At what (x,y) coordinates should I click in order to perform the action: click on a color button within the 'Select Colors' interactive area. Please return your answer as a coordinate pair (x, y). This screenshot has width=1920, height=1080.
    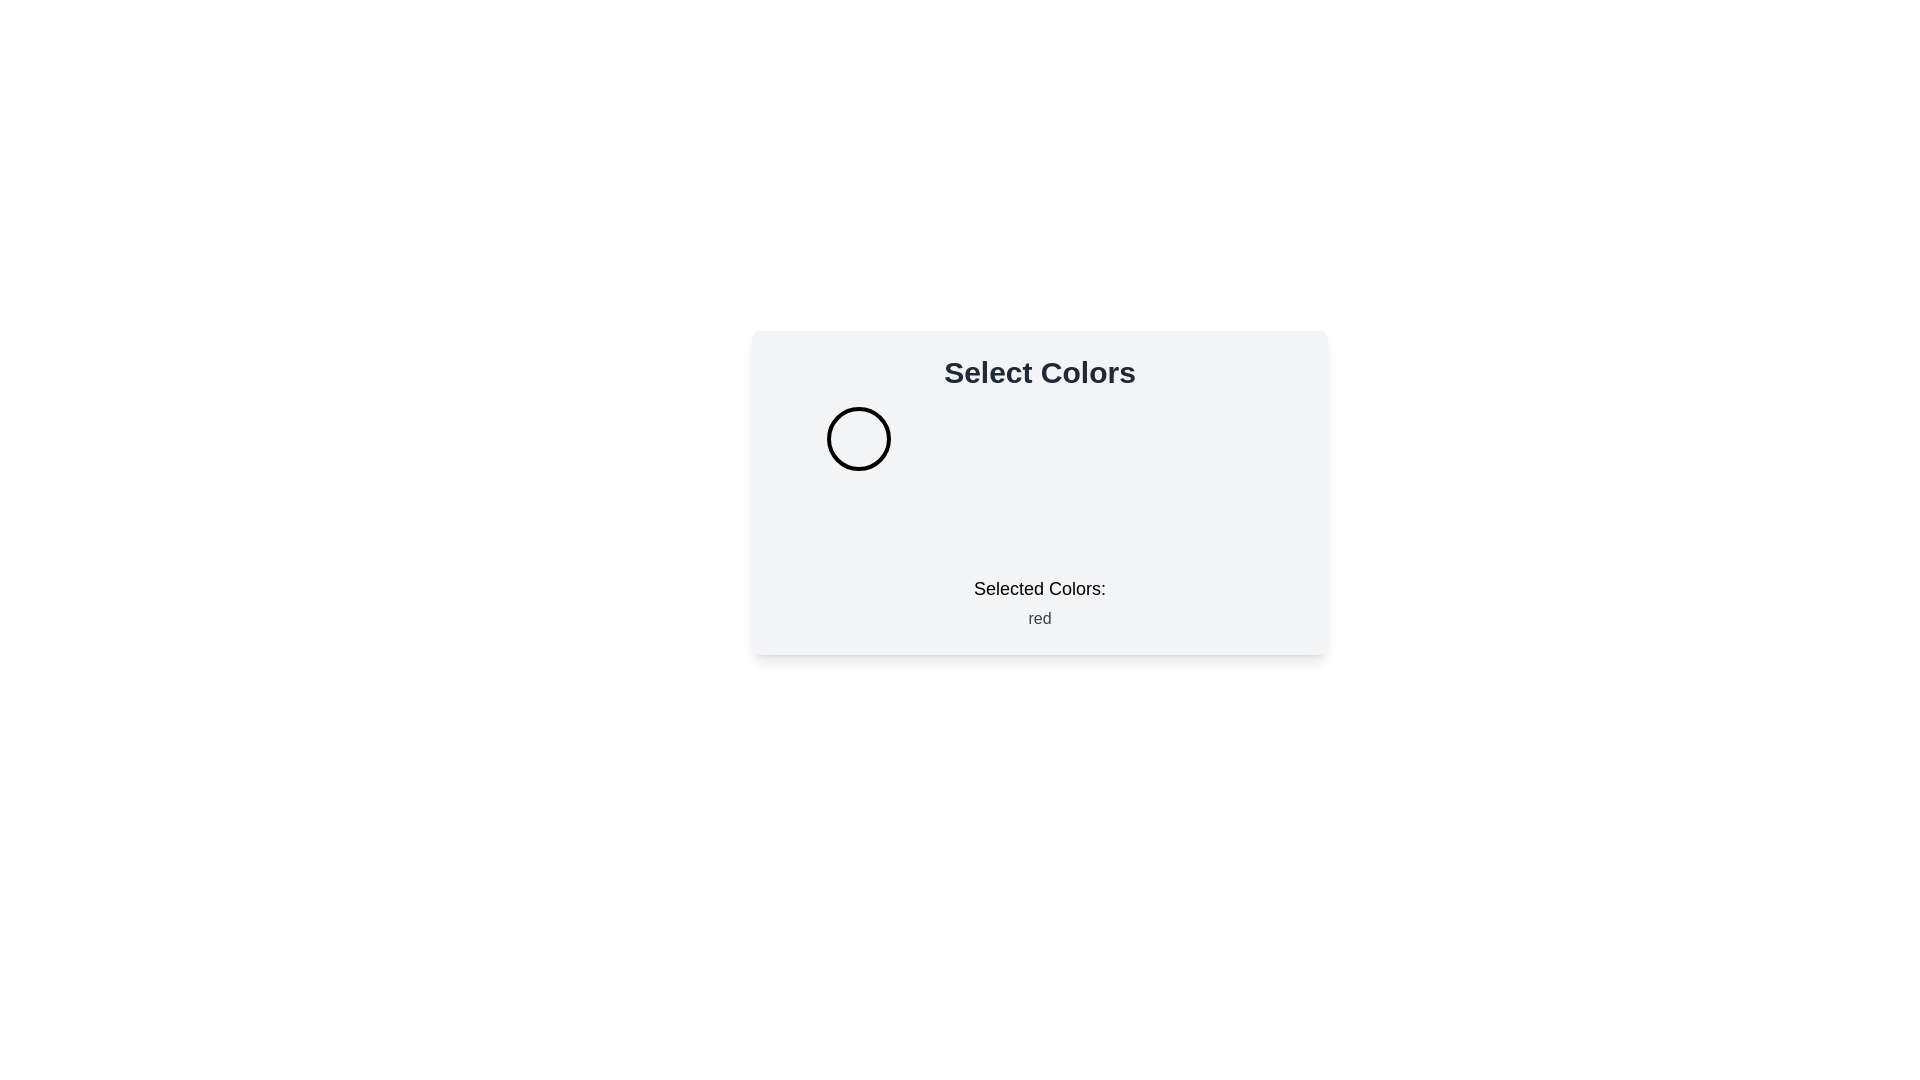
    Looking at the image, I should click on (1040, 493).